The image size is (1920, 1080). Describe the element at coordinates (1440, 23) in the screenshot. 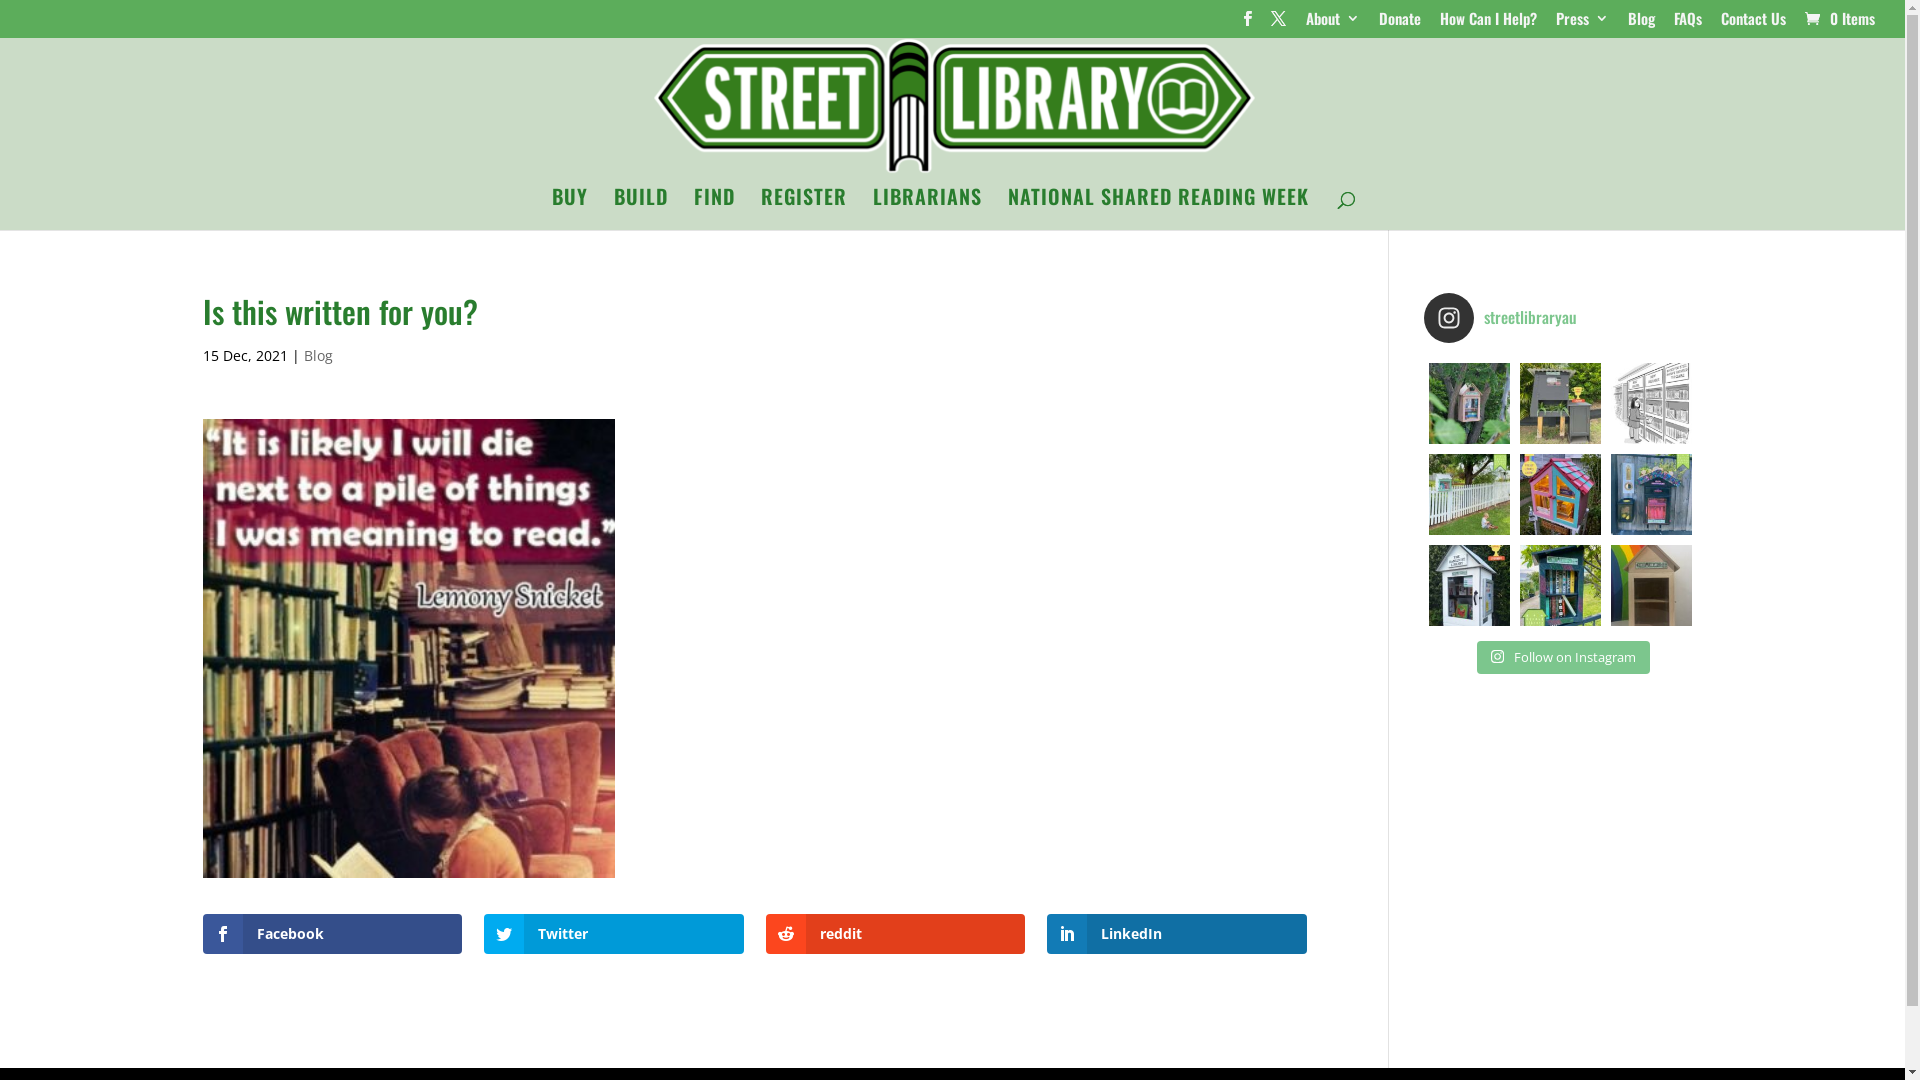

I see `'How Can I Help?'` at that location.